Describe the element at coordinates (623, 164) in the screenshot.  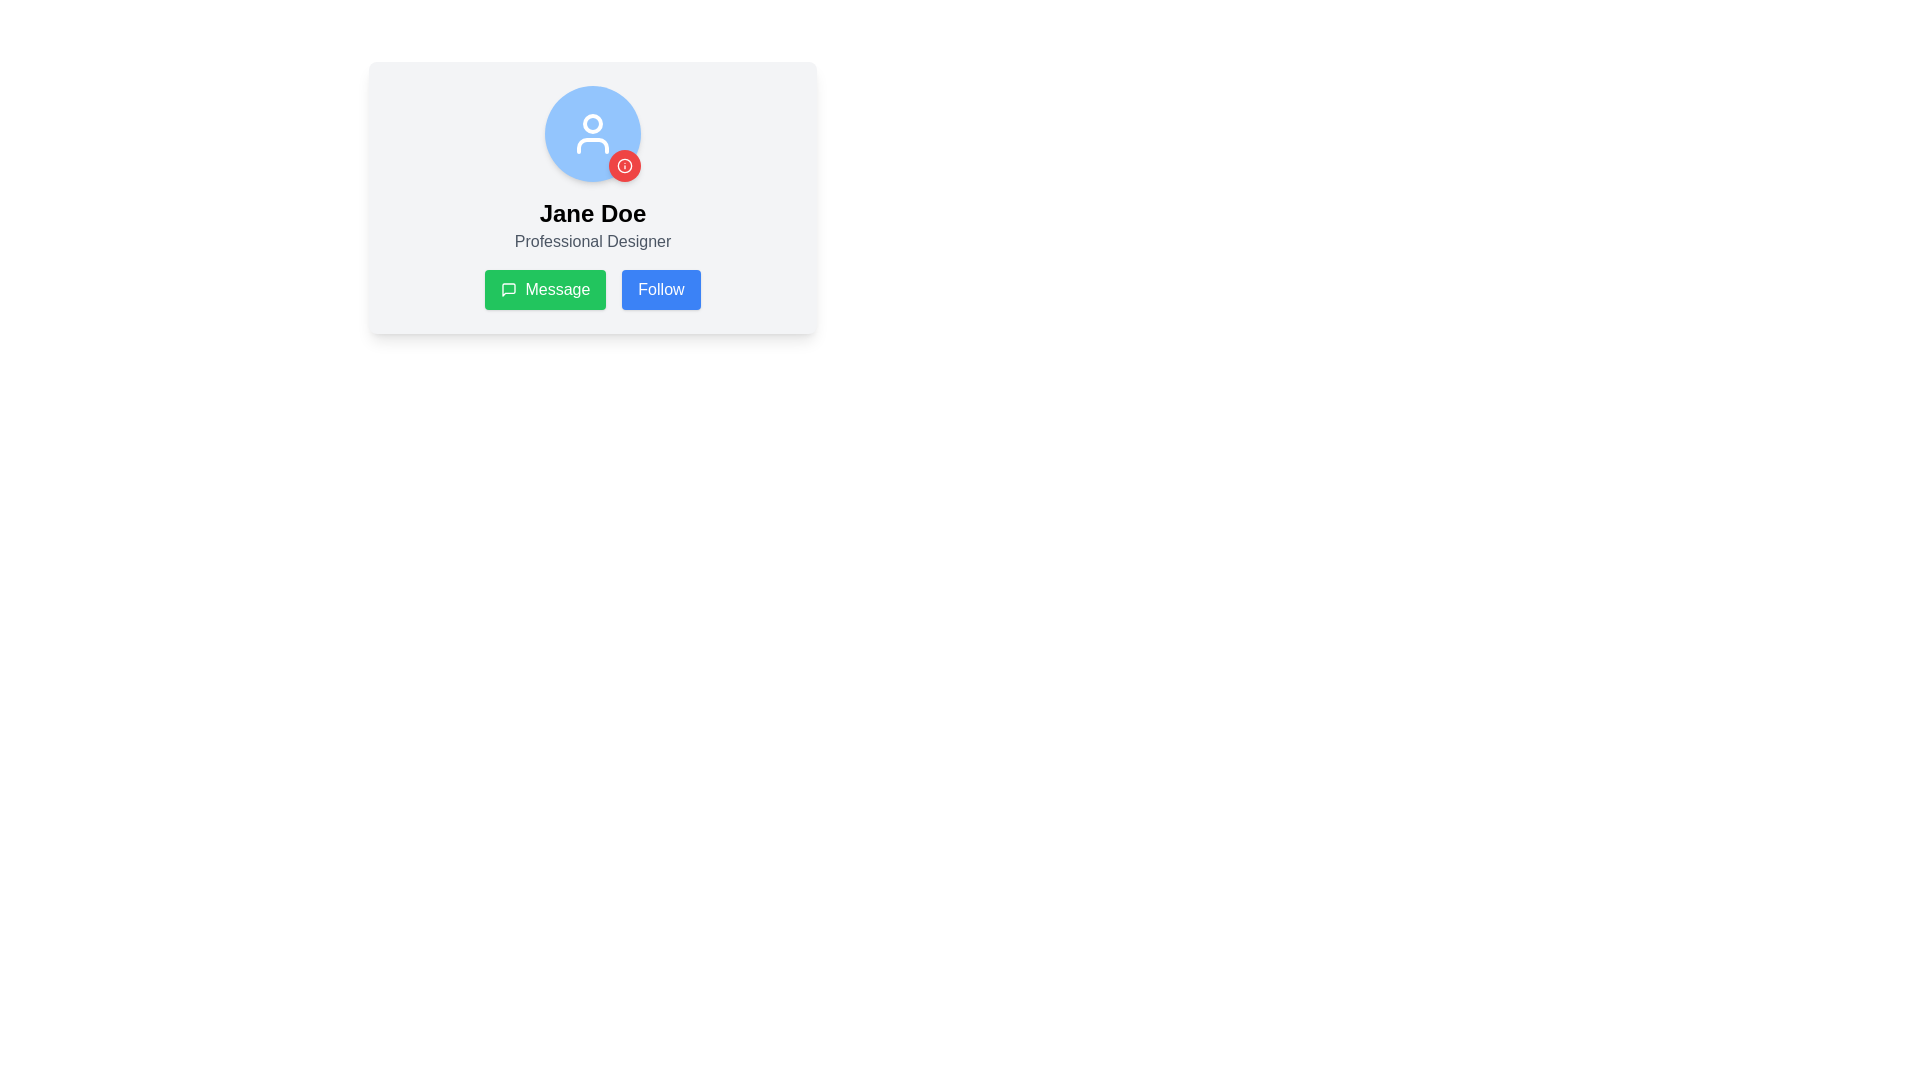
I see `the small circular icon with a red background and white 'info' symbol located at the bottom-right corner of the profile image area` at that location.